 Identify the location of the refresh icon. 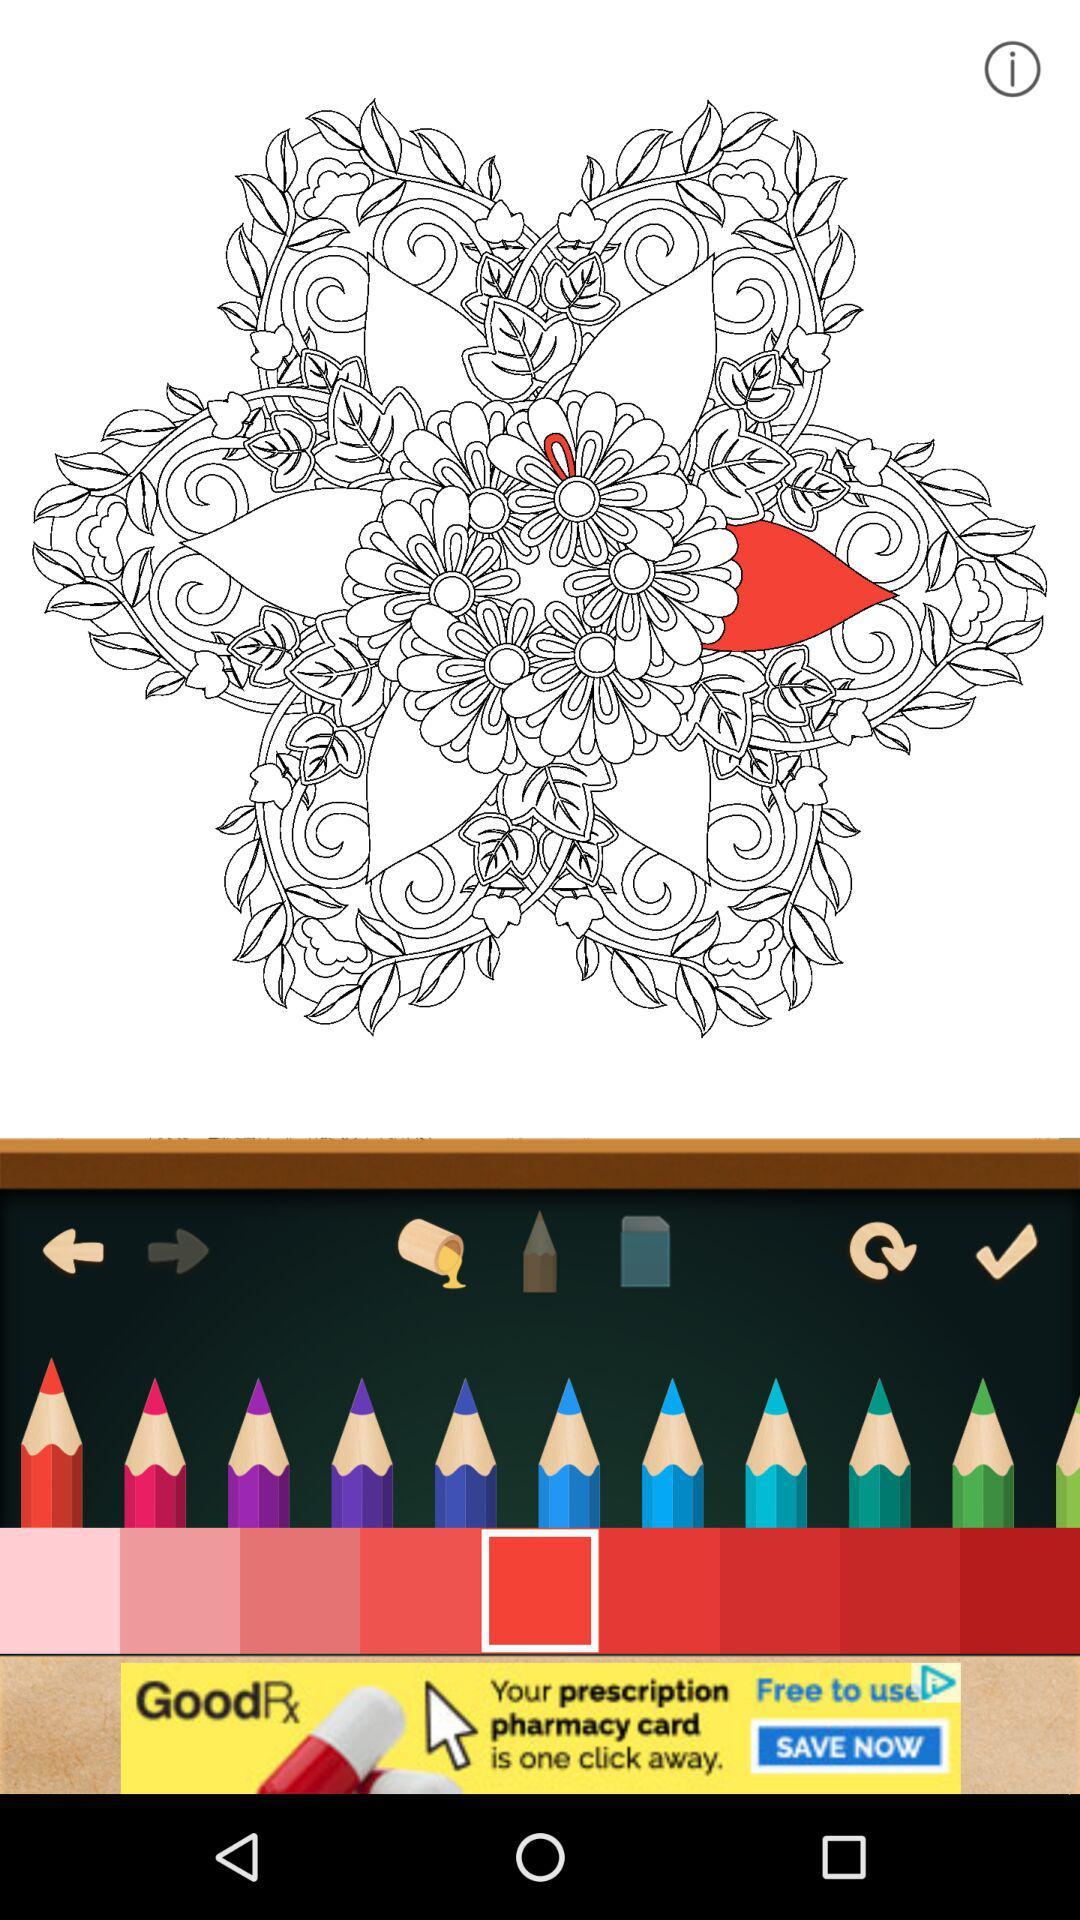
(879, 1250).